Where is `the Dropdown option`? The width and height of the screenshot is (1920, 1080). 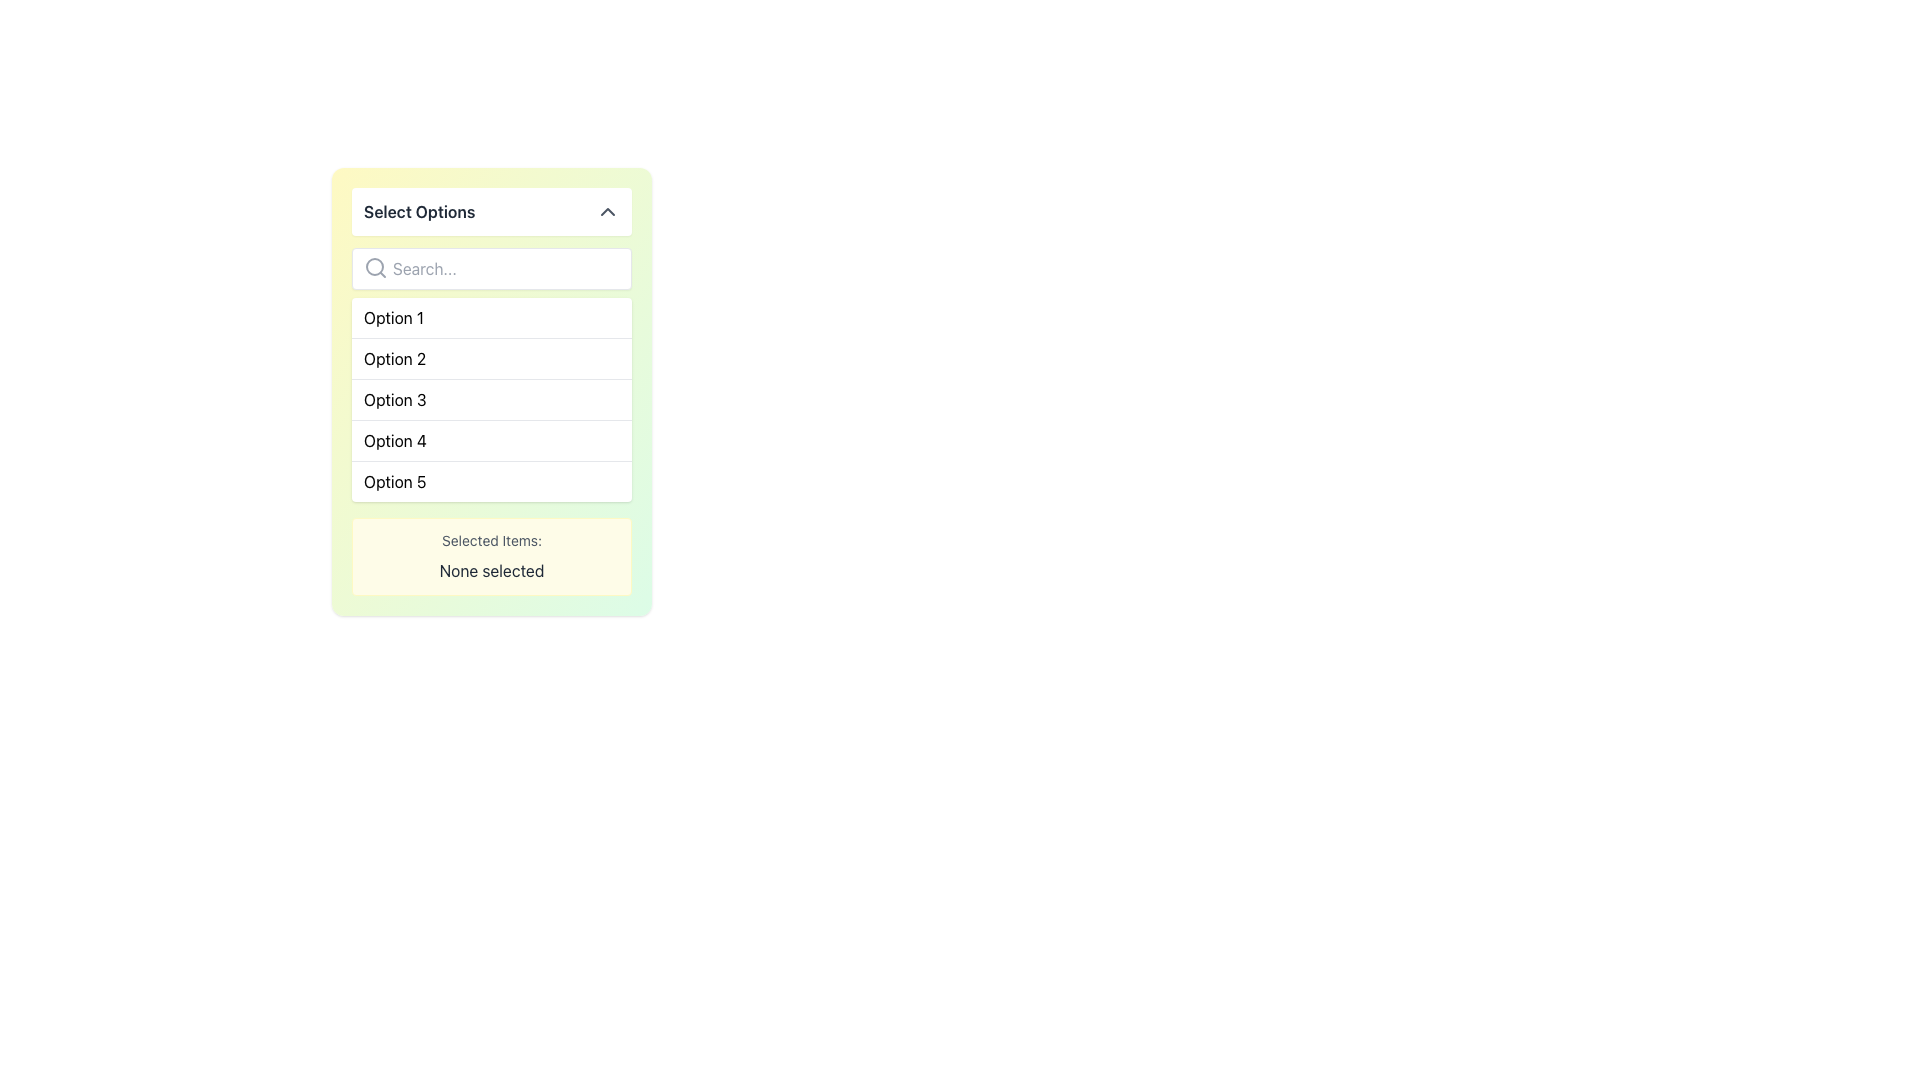
the Dropdown option is located at coordinates (491, 392).